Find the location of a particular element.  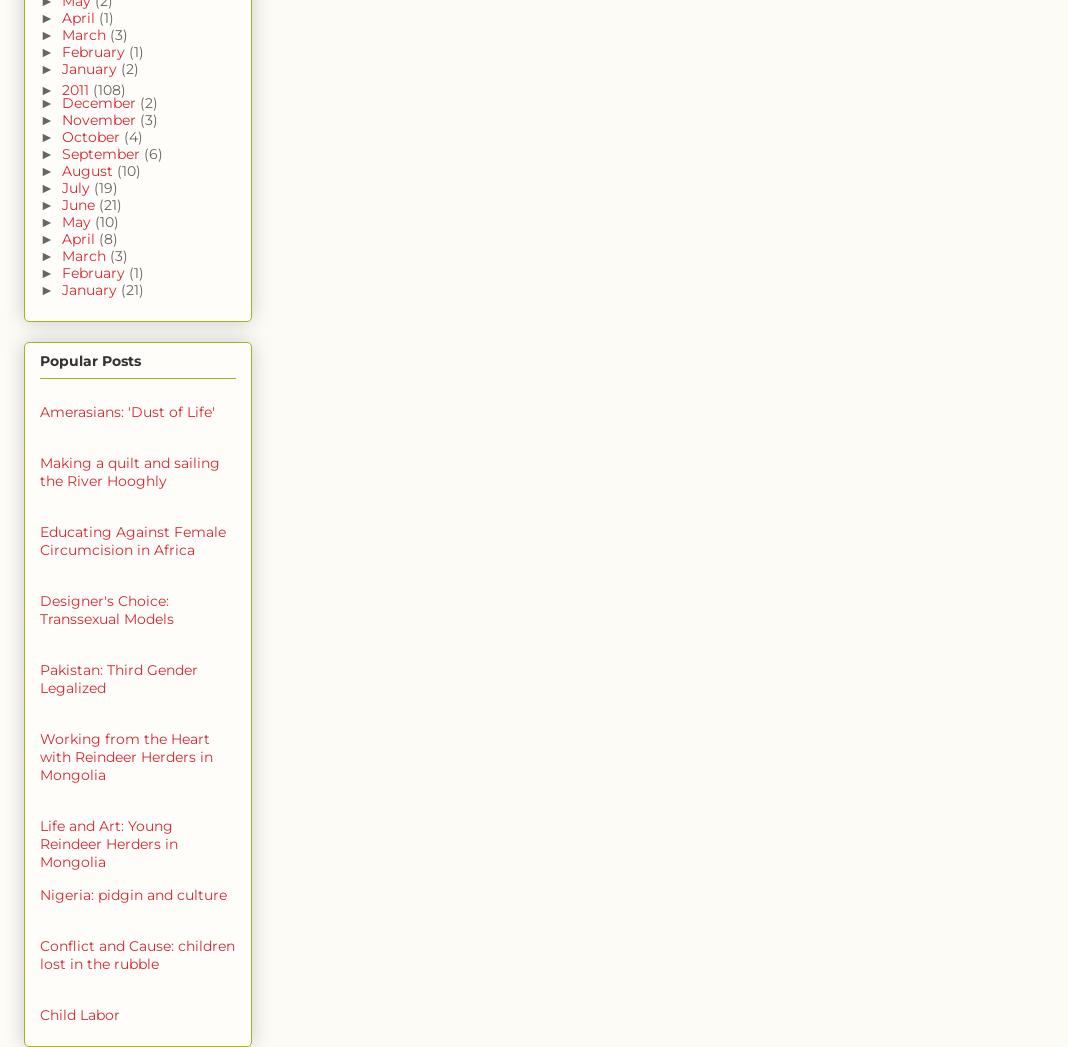

'Life and Art: Young Reindeer Herders in Mongolia' is located at coordinates (39, 843).